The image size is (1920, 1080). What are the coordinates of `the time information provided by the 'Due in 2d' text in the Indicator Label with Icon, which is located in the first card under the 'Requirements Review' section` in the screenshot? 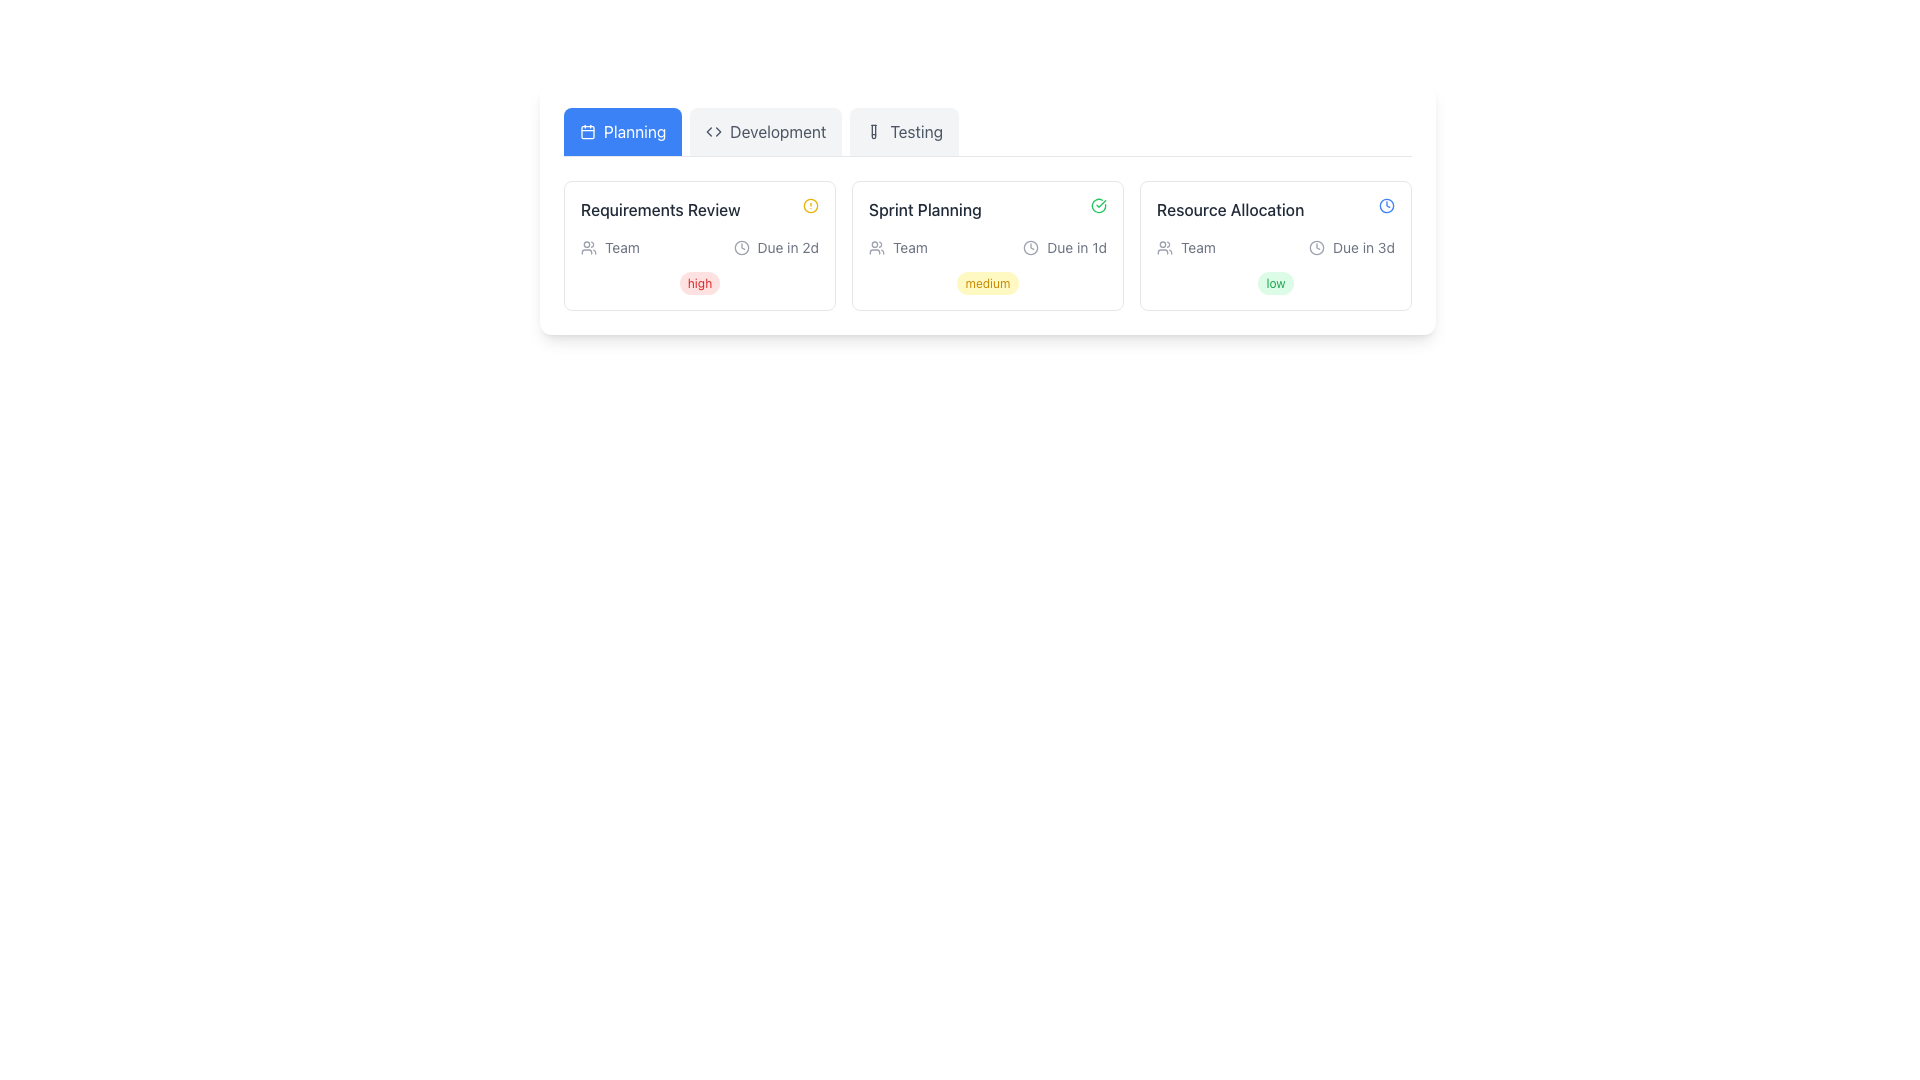 It's located at (775, 246).